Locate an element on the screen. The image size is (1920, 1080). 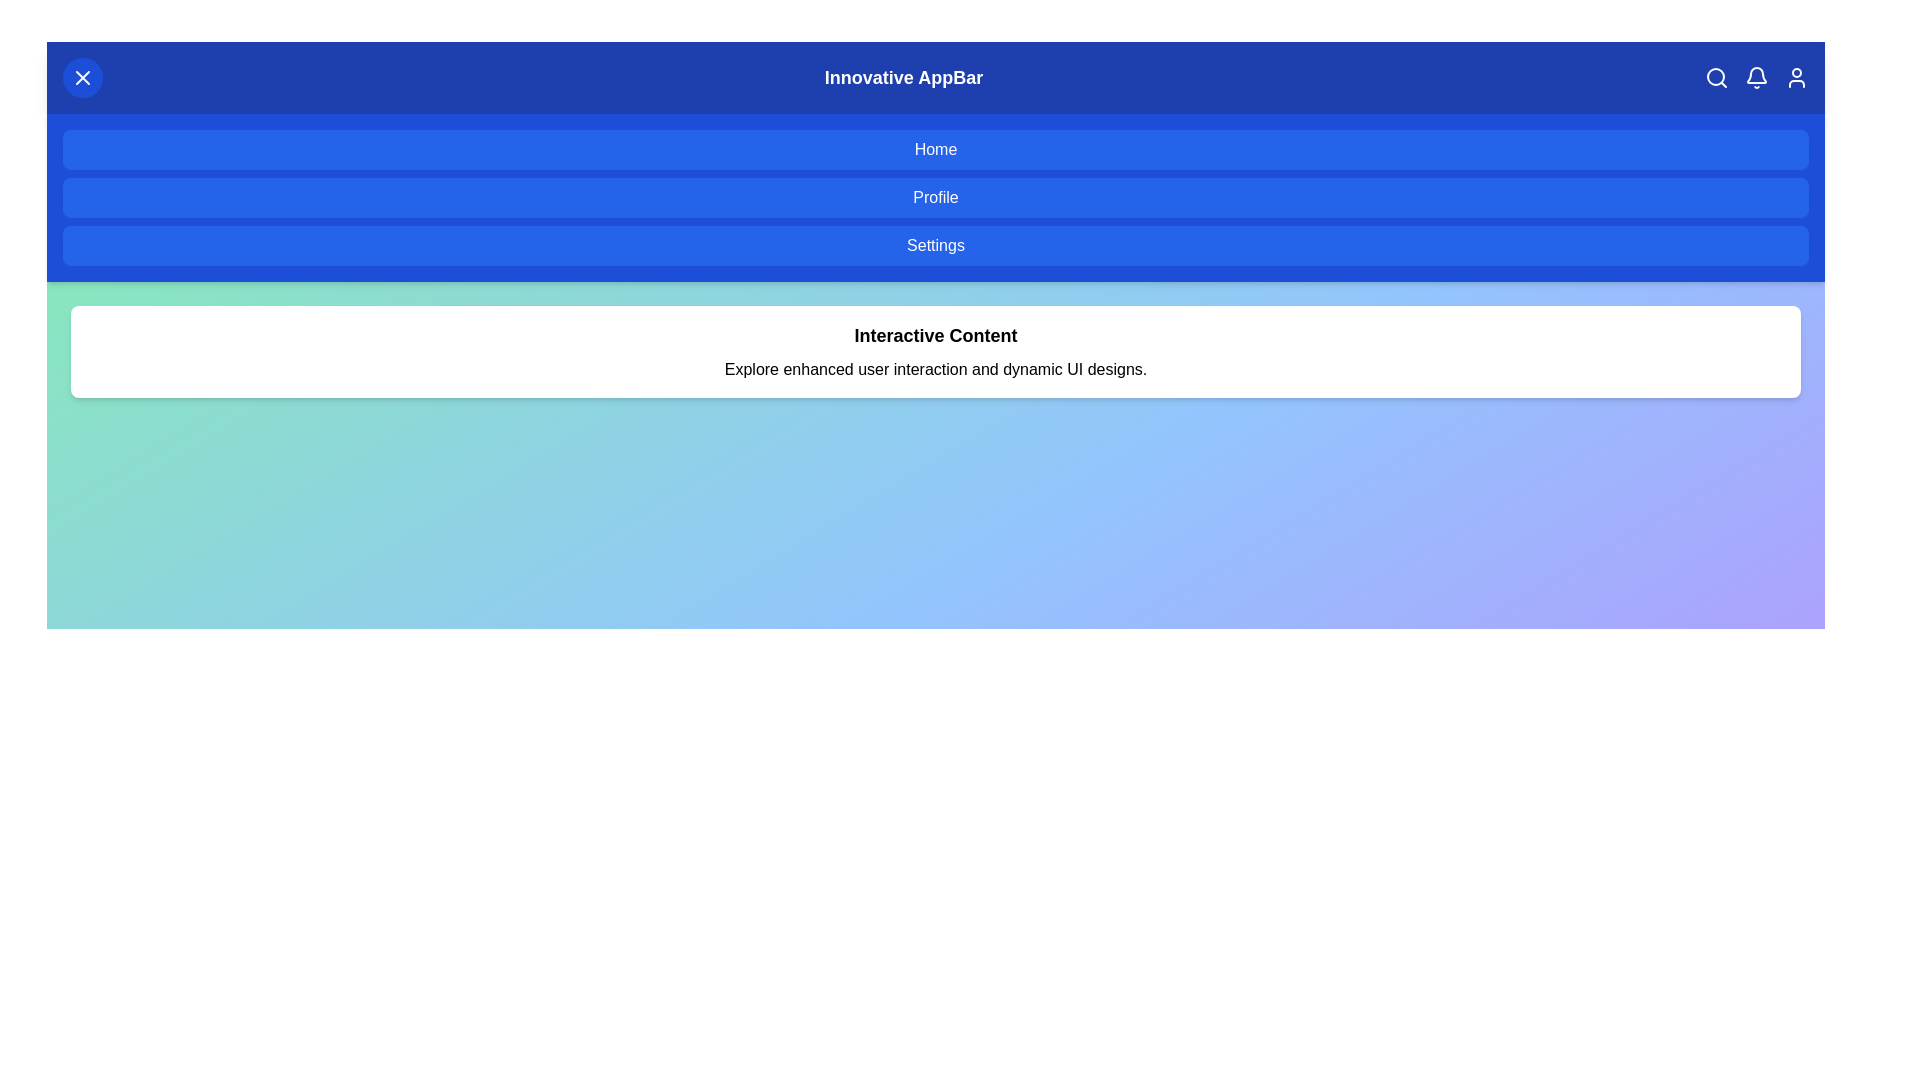
the toggle button in the header to toggle the menu state is located at coordinates (81, 76).